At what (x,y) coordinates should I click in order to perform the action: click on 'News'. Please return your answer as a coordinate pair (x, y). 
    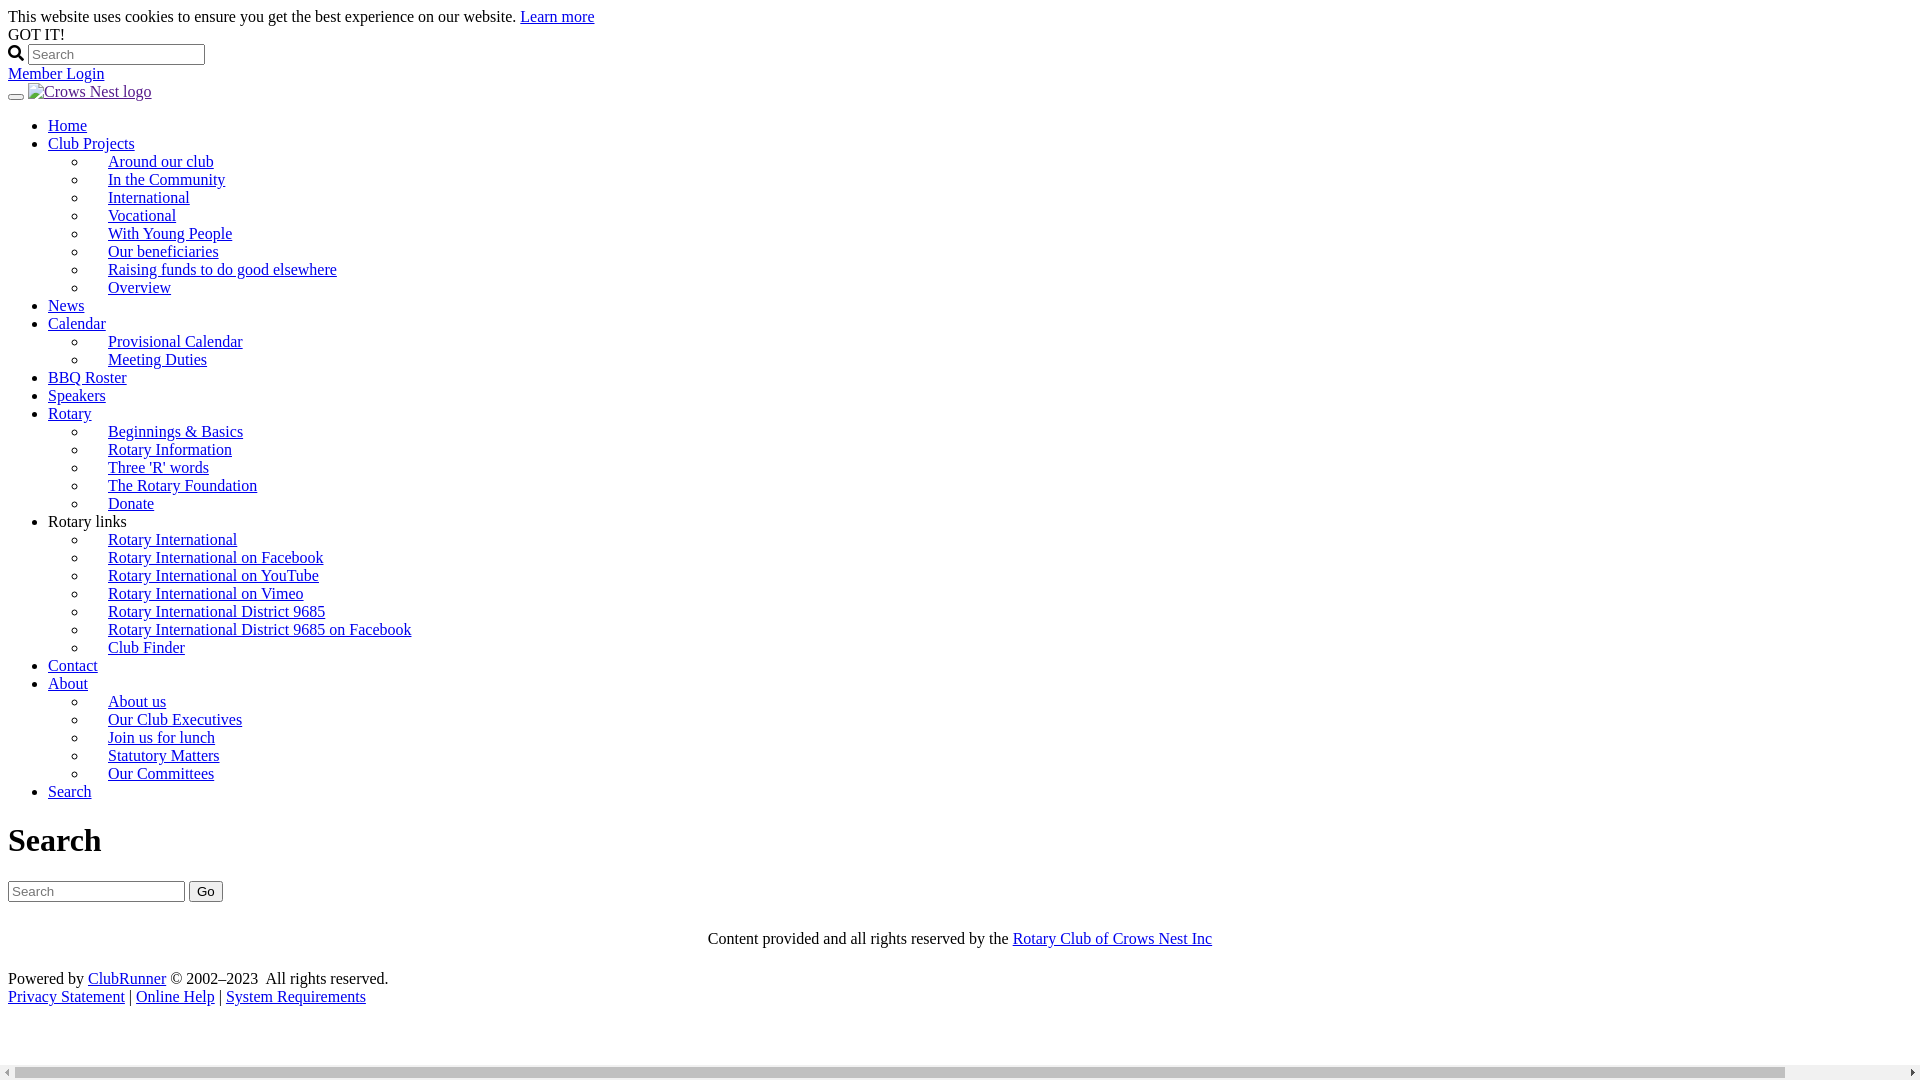
    Looking at the image, I should click on (48, 305).